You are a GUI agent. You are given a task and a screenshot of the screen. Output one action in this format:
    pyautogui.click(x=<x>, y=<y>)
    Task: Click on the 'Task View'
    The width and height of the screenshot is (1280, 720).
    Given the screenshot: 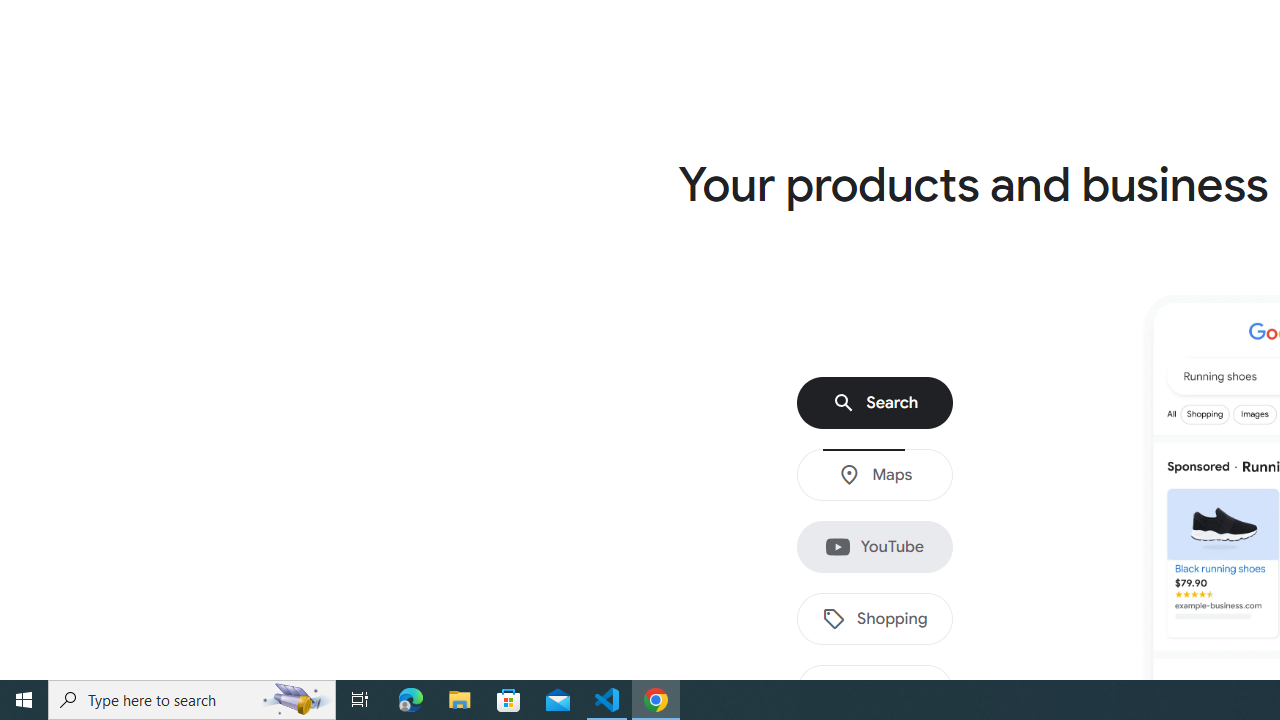 What is the action you would take?
    pyautogui.click(x=359, y=698)
    